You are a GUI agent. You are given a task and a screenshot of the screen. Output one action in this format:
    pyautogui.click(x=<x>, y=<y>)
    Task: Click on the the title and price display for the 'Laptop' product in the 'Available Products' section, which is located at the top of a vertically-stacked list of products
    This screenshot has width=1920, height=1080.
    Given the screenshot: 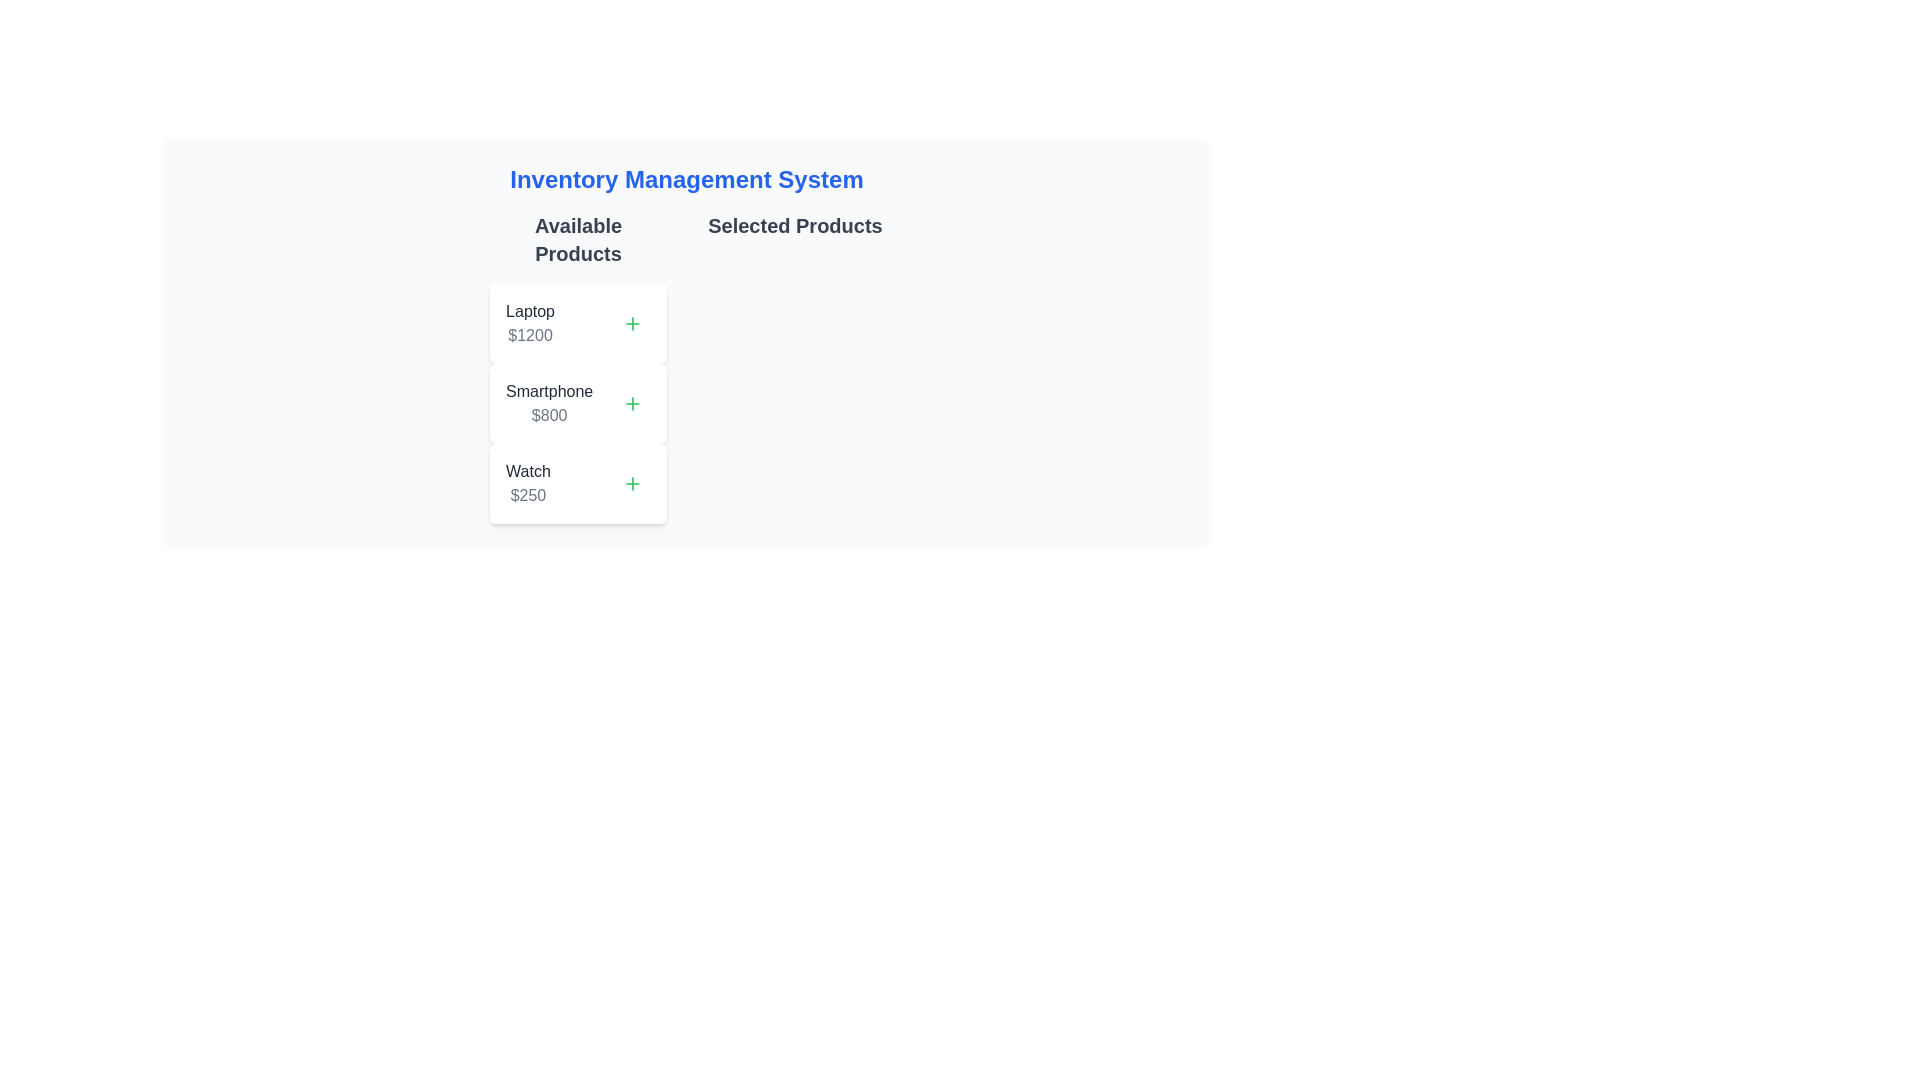 What is the action you would take?
    pyautogui.click(x=530, y=323)
    